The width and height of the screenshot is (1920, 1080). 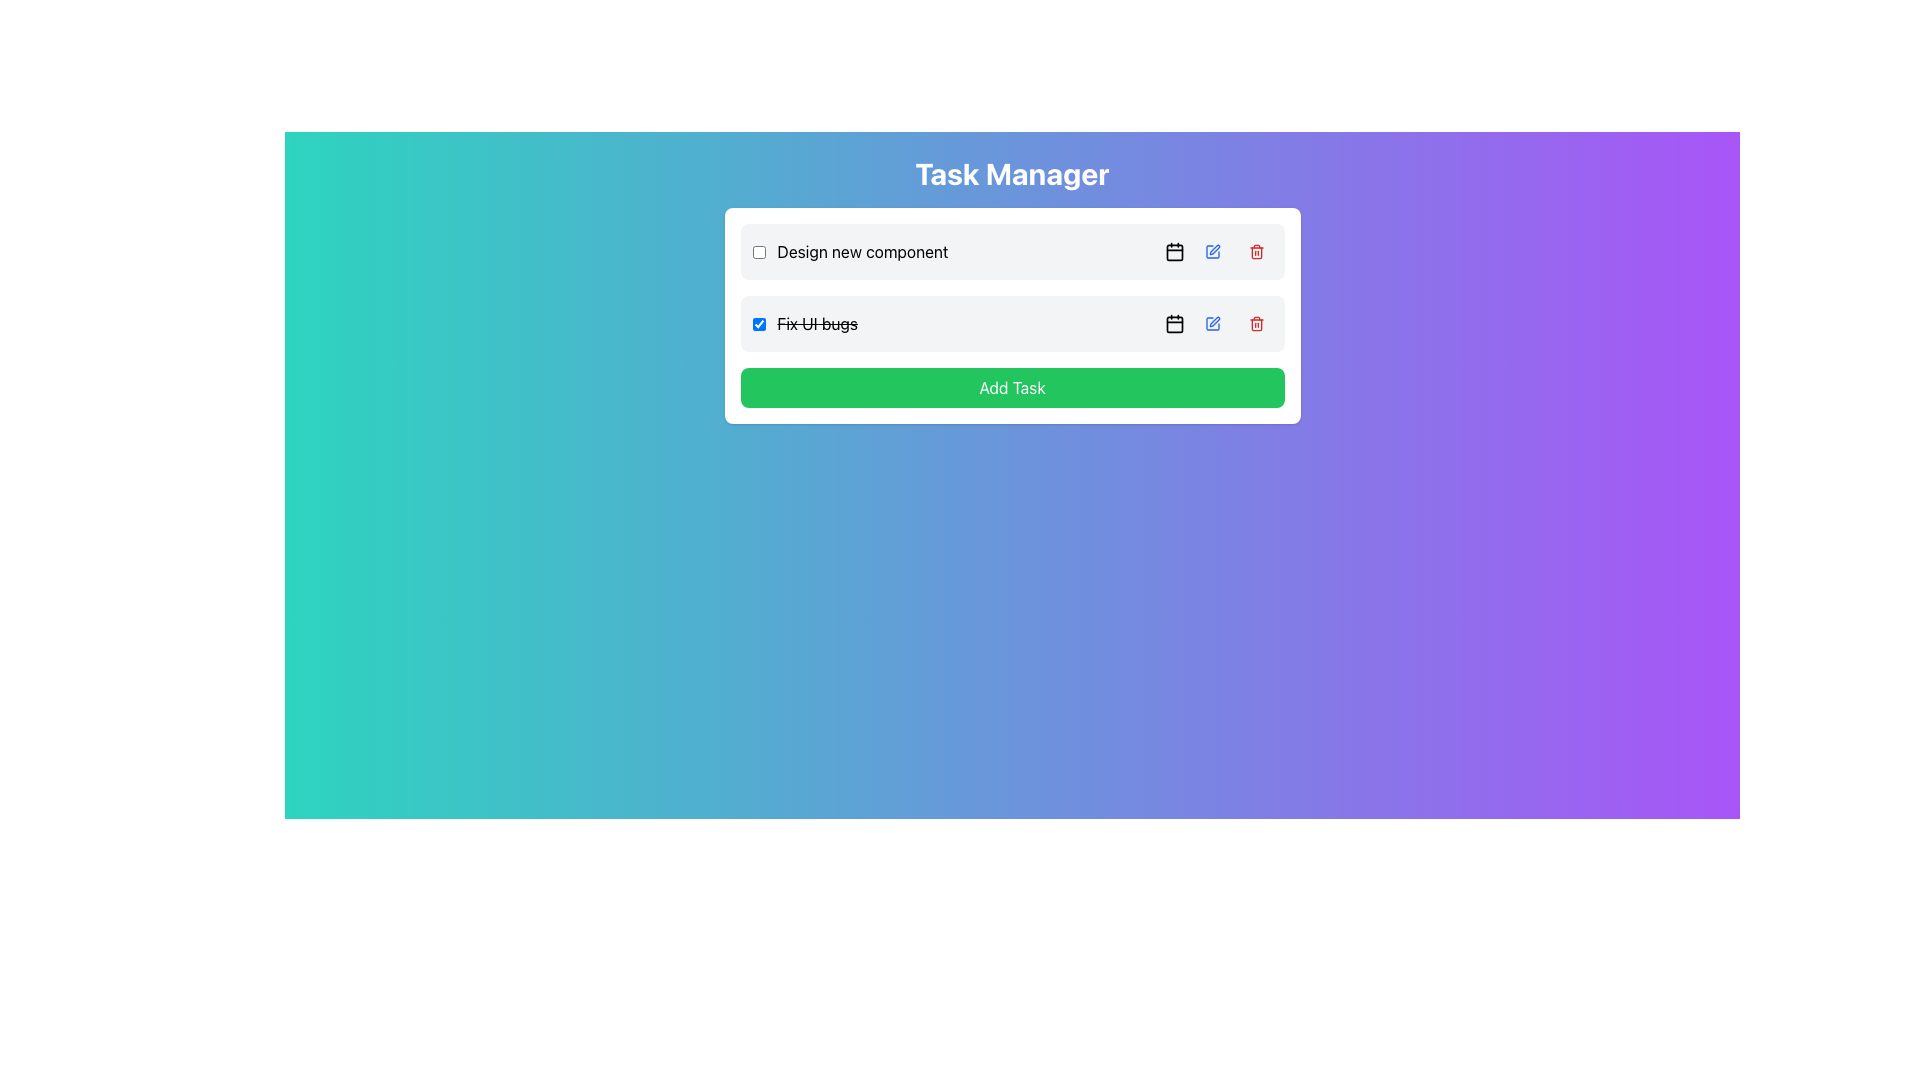 What do you see at coordinates (805, 323) in the screenshot?
I see `the labeled text with strikethrough indicating a completed task, located in the second row of tasks under 'Design new component'` at bounding box center [805, 323].